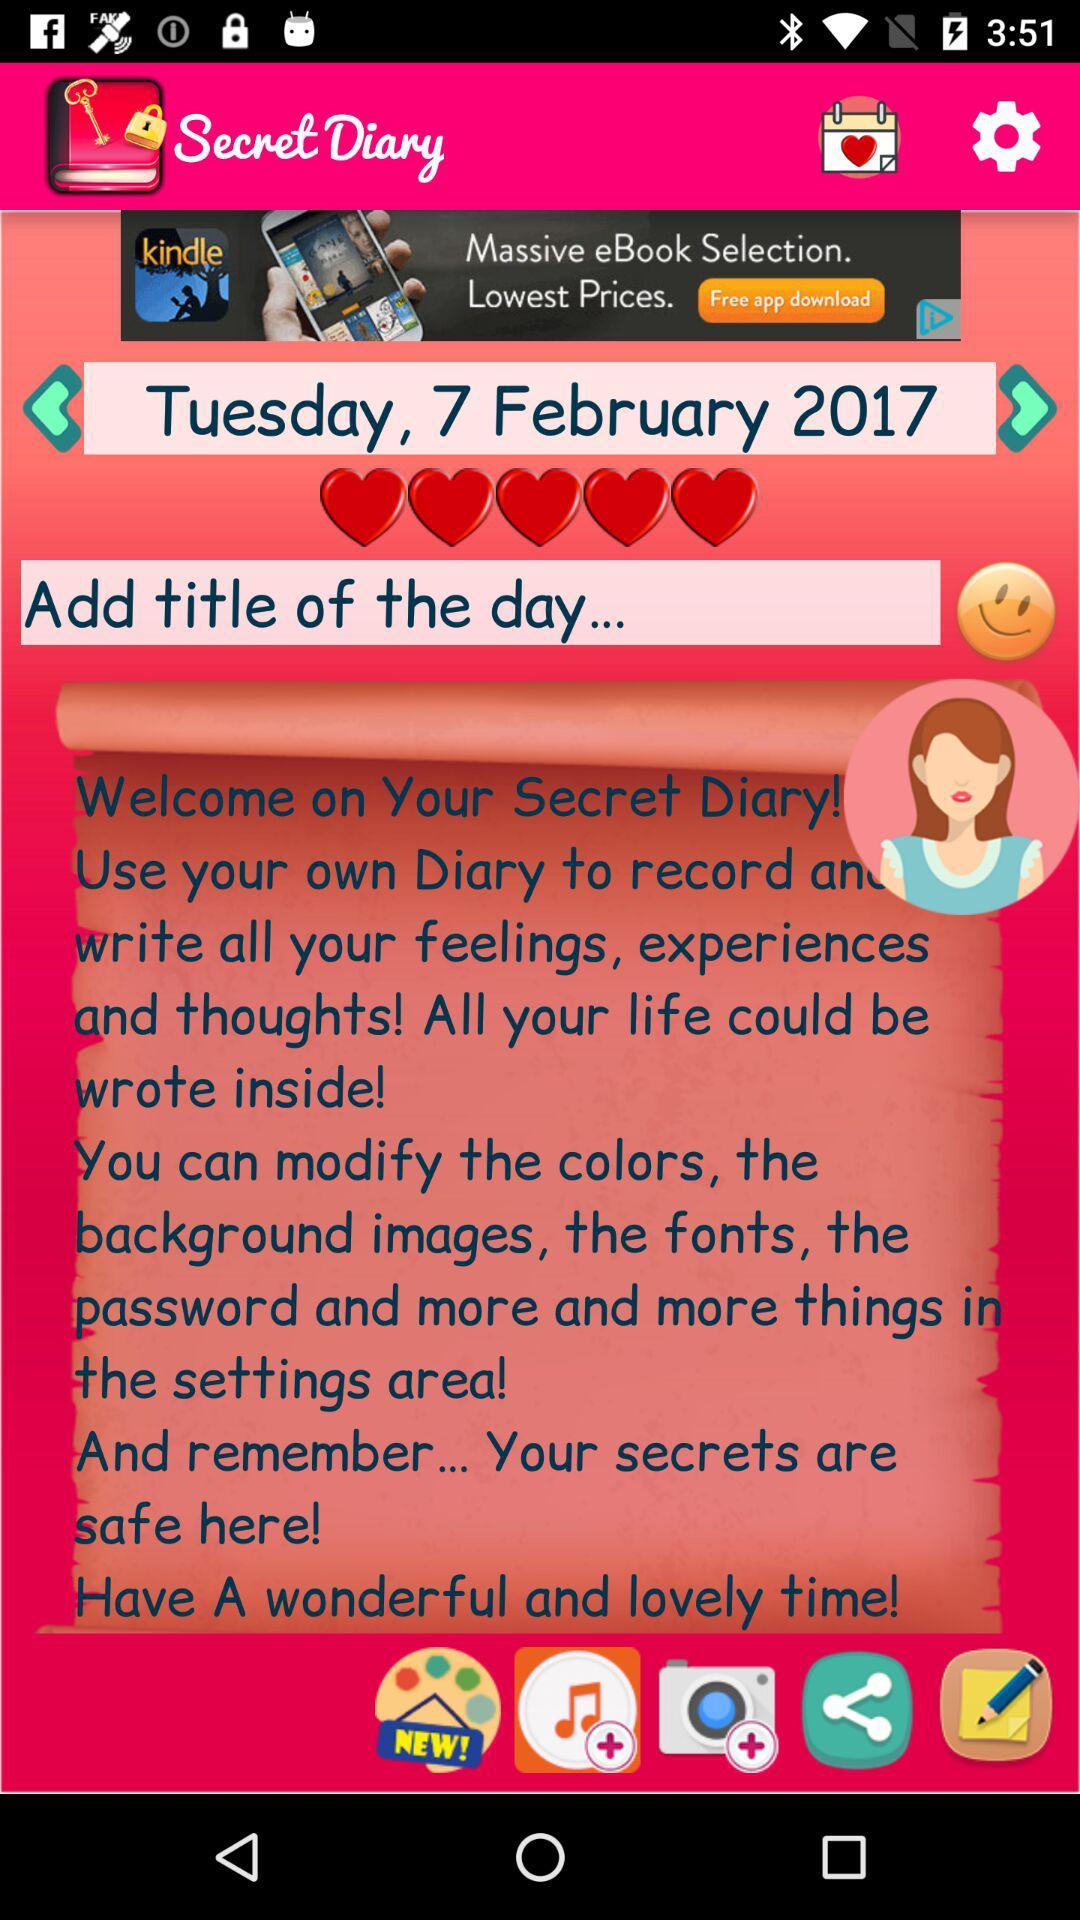  I want to click on the edit icon, so click(995, 1708).